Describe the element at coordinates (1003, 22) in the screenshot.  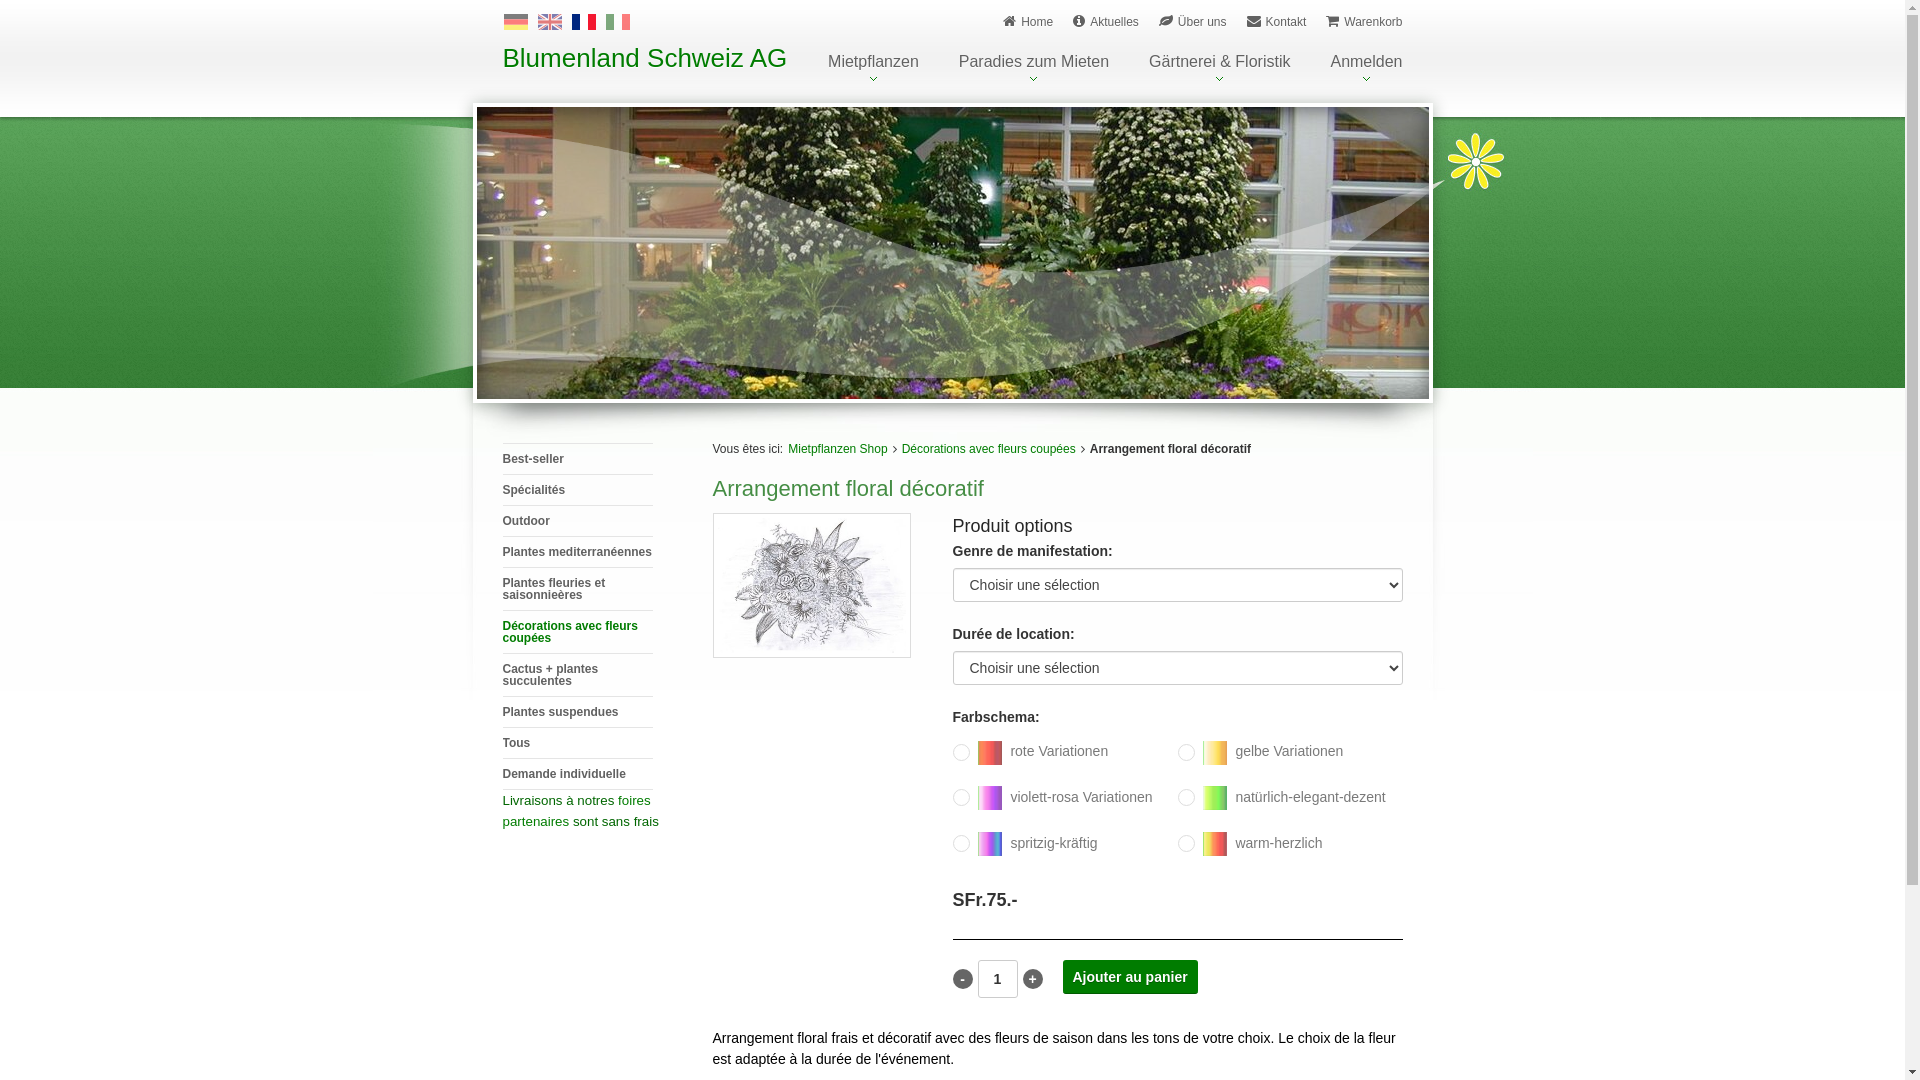
I see `'Home'` at that location.